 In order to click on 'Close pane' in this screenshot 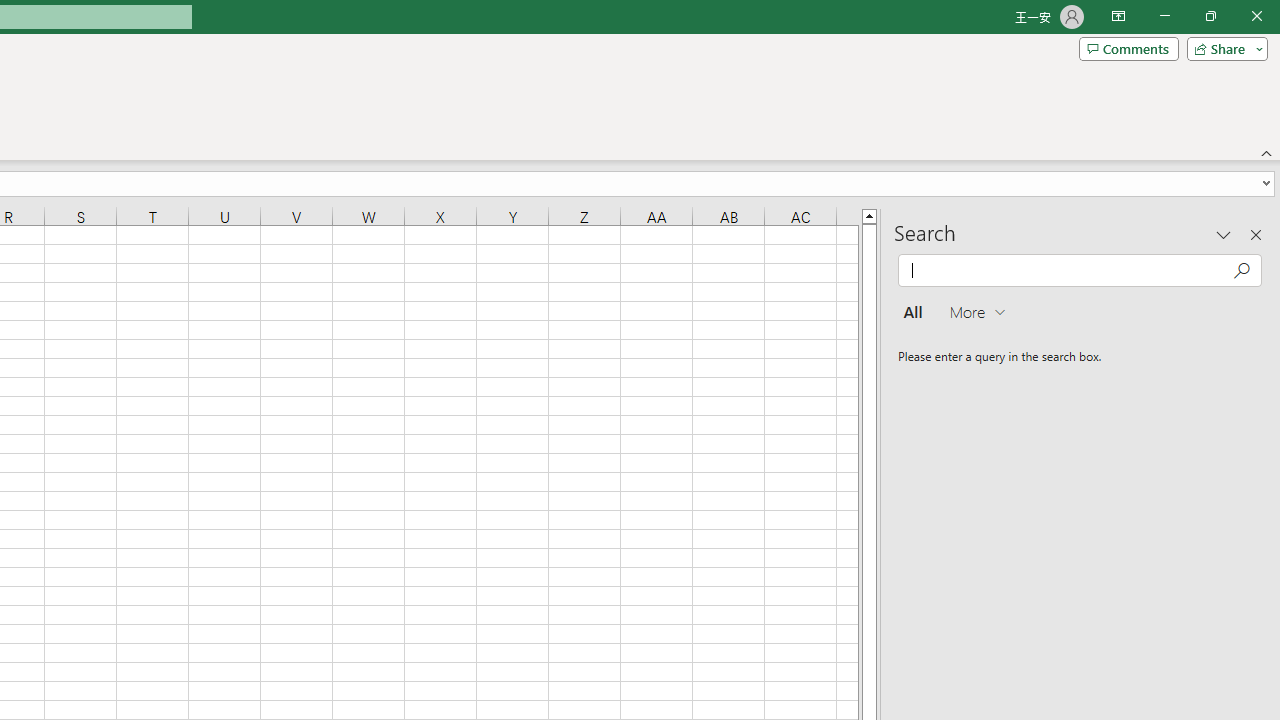, I will do `click(1255, 234)`.